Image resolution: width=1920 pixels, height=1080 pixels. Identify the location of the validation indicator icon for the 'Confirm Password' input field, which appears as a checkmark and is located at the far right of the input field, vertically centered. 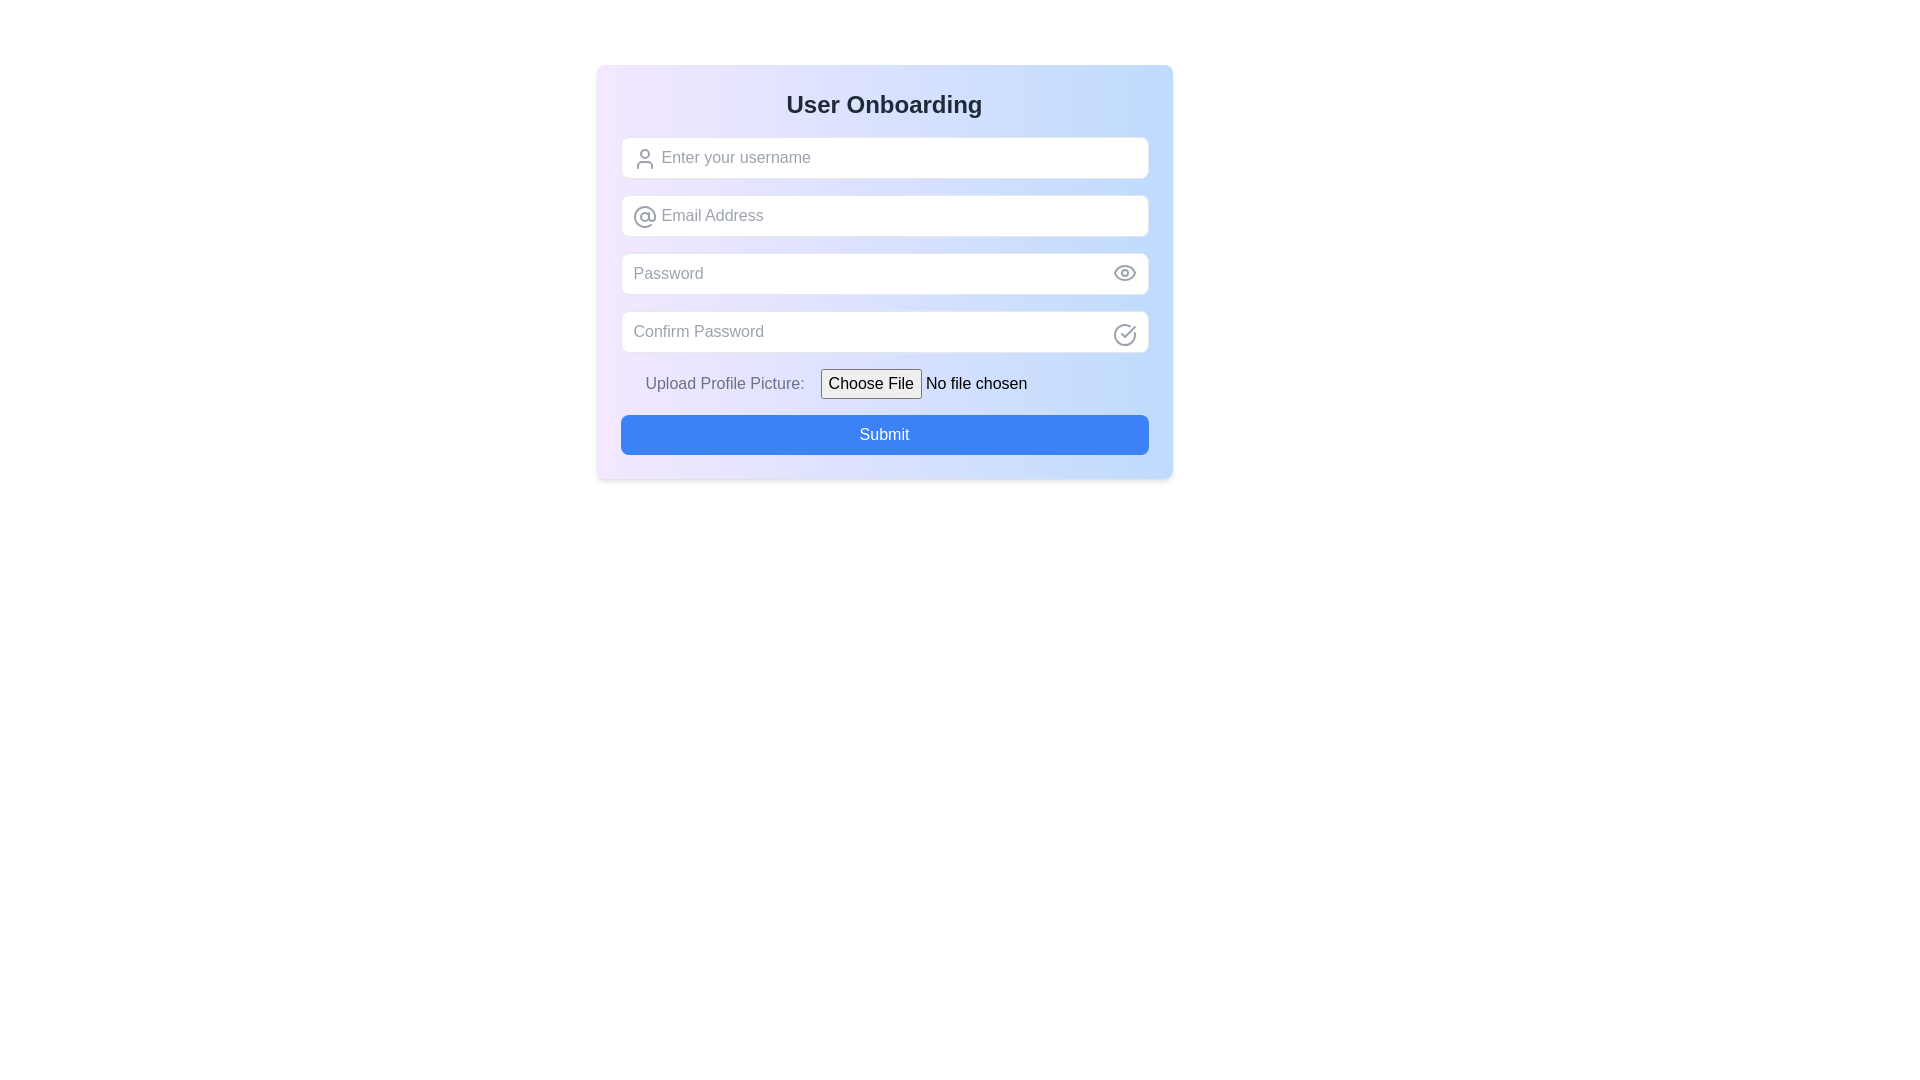
(1124, 334).